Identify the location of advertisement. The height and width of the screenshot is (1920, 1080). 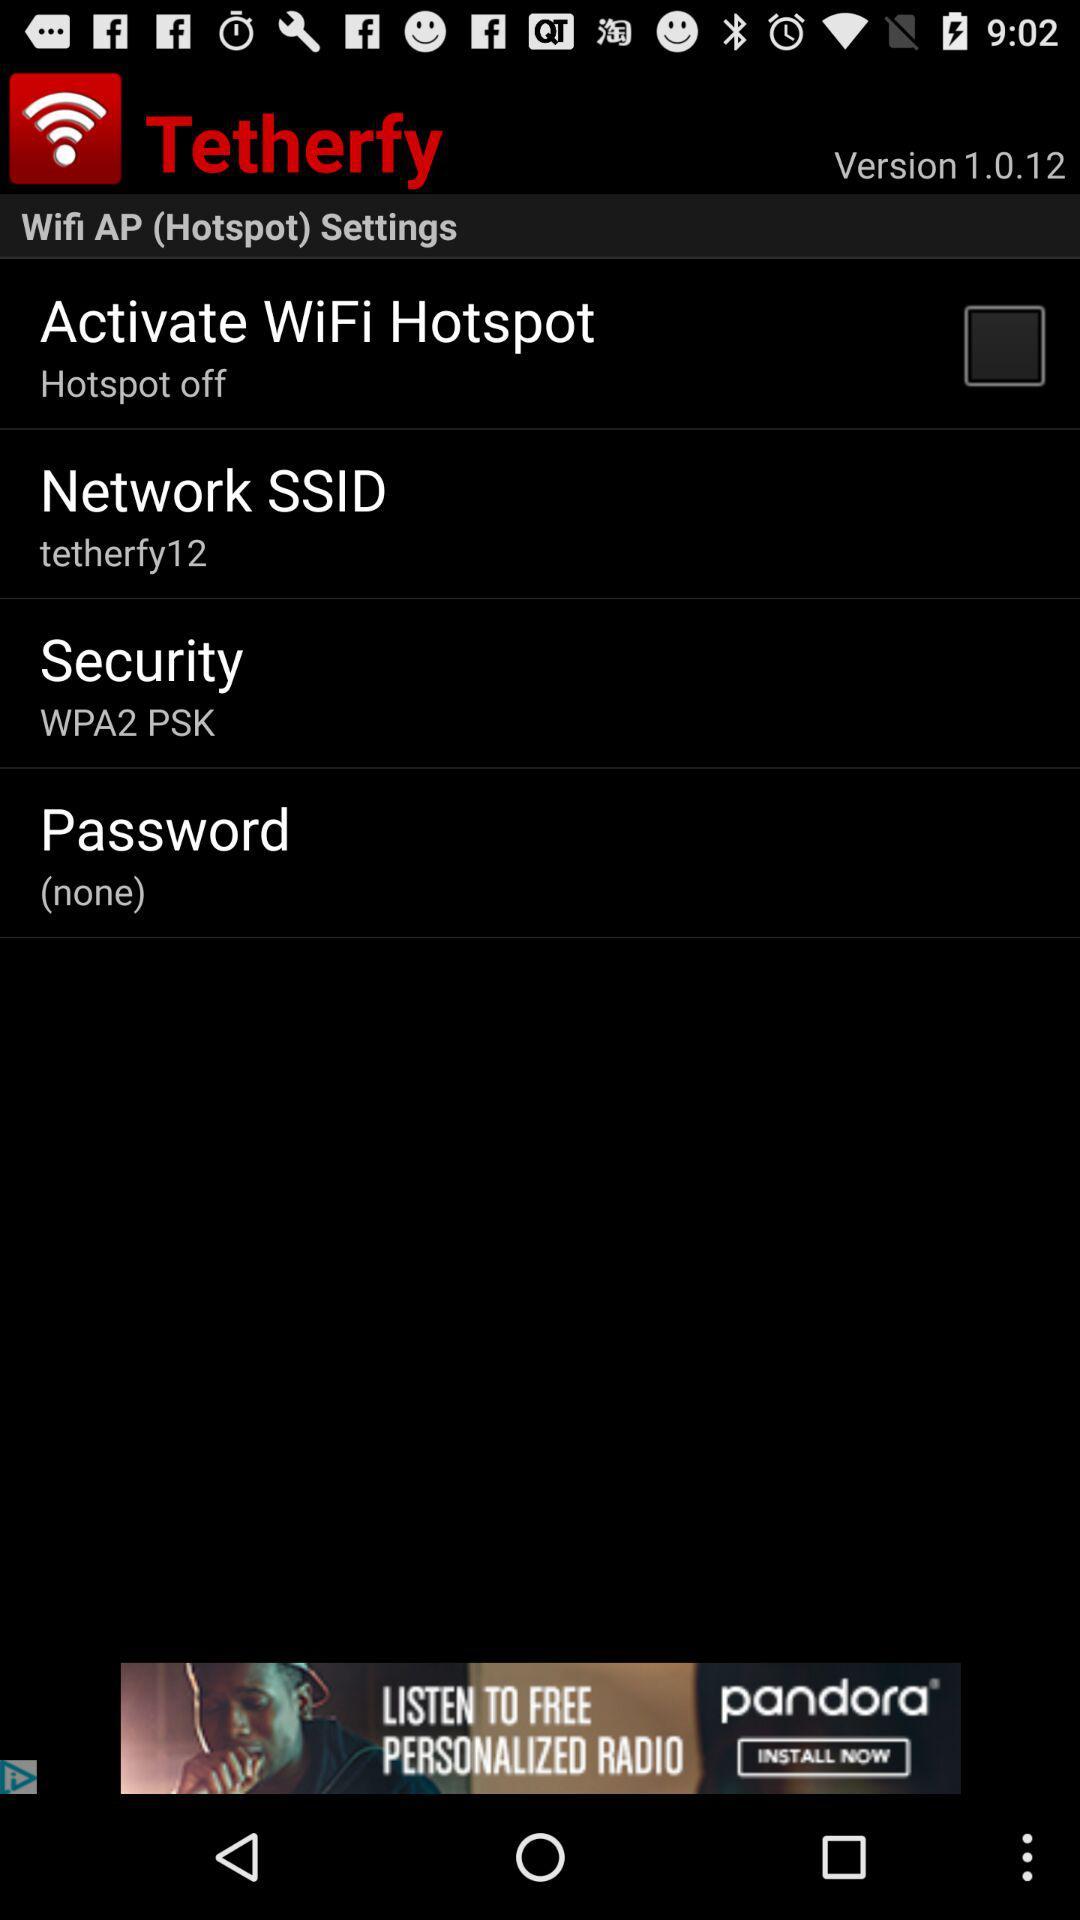
(540, 1727).